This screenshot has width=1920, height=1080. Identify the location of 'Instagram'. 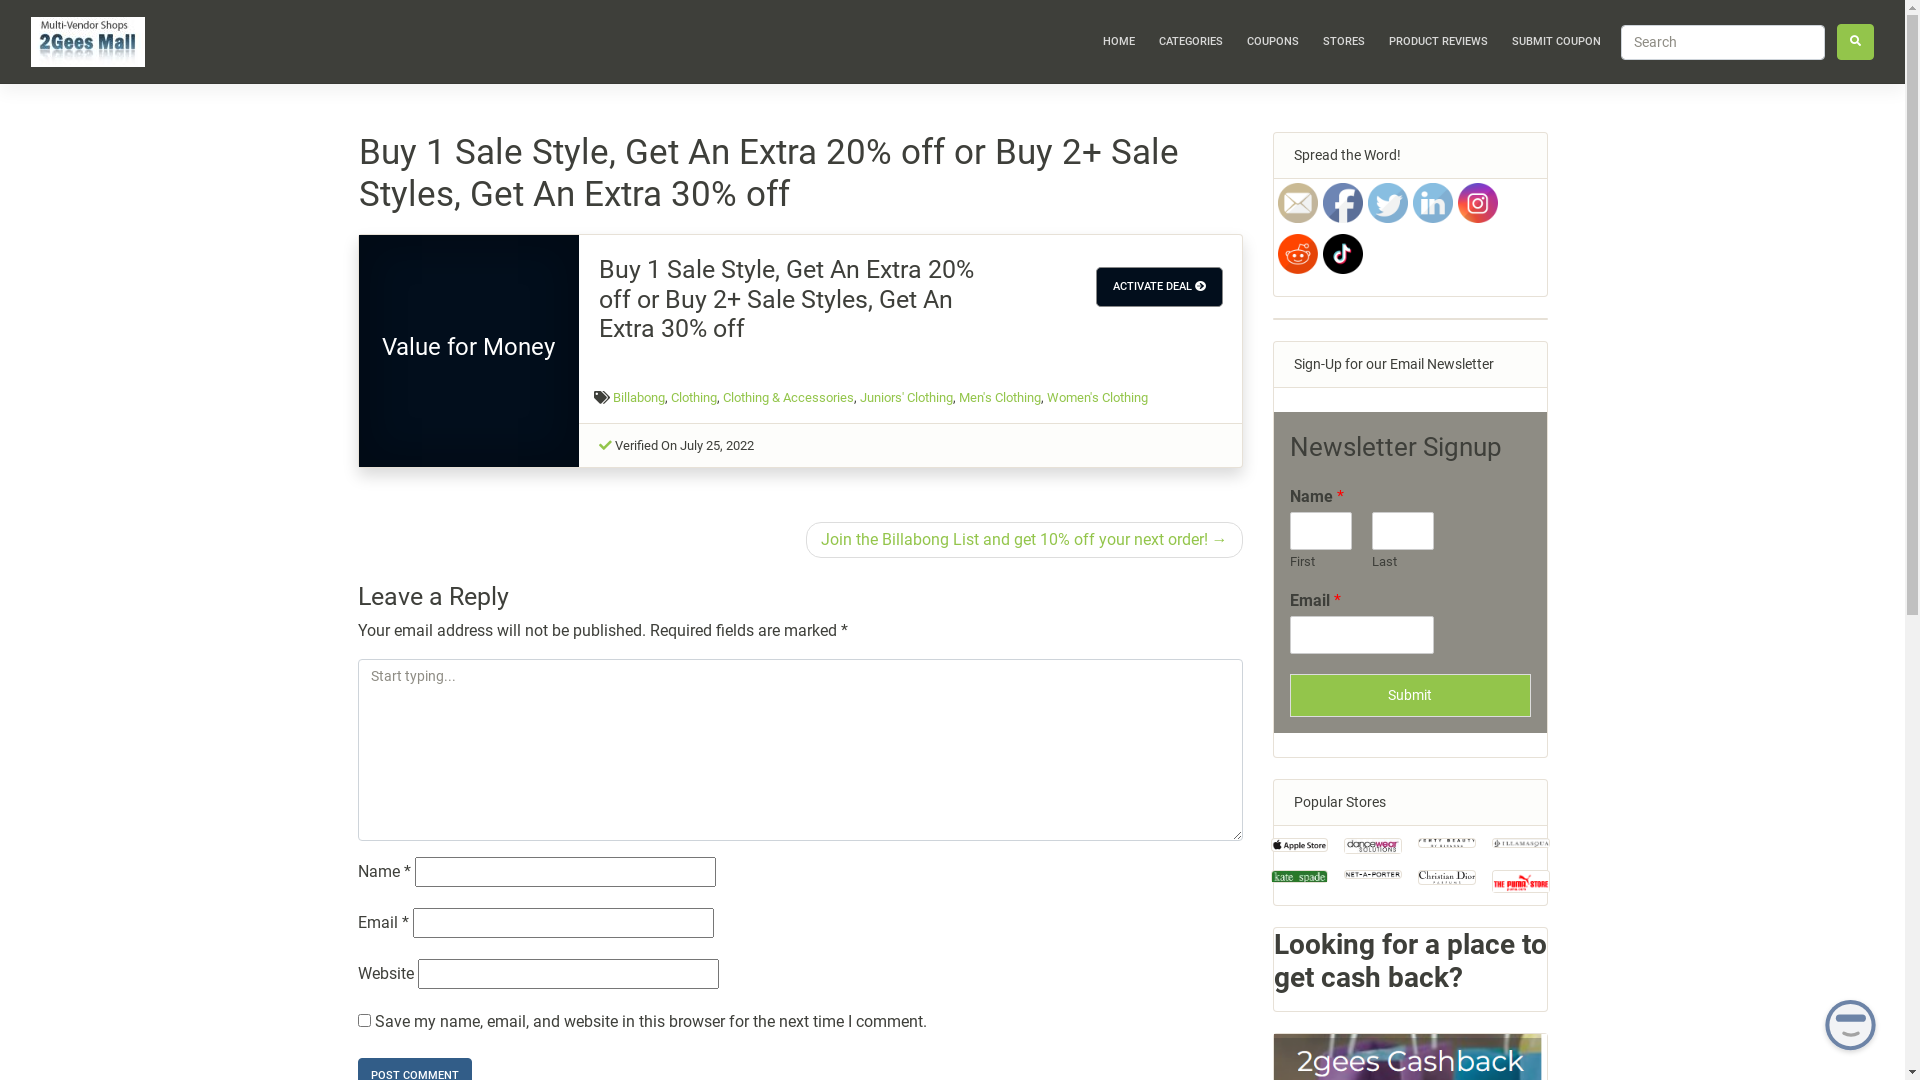
(1478, 203).